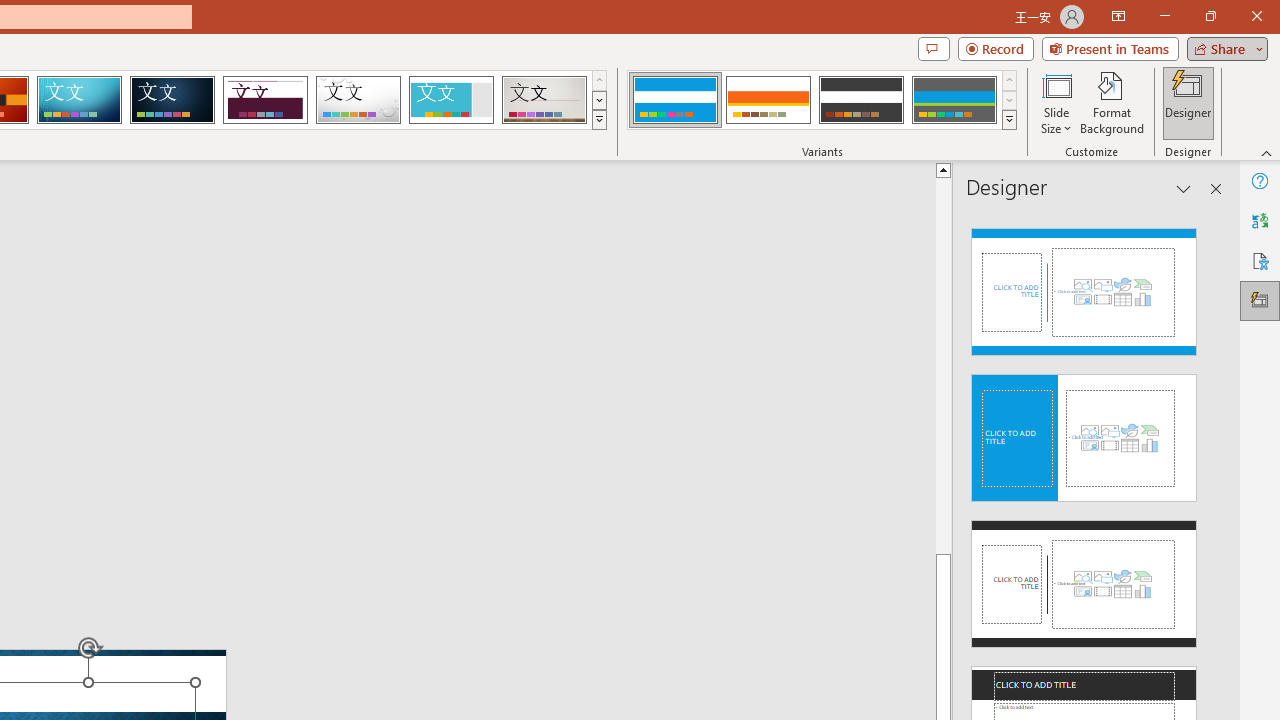 Image resolution: width=1280 pixels, height=720 pixels. What do you see at coordinates (767, 100) in the screenshot?
I see `'Banded Variant 2'` at bounding box center [767, 100].